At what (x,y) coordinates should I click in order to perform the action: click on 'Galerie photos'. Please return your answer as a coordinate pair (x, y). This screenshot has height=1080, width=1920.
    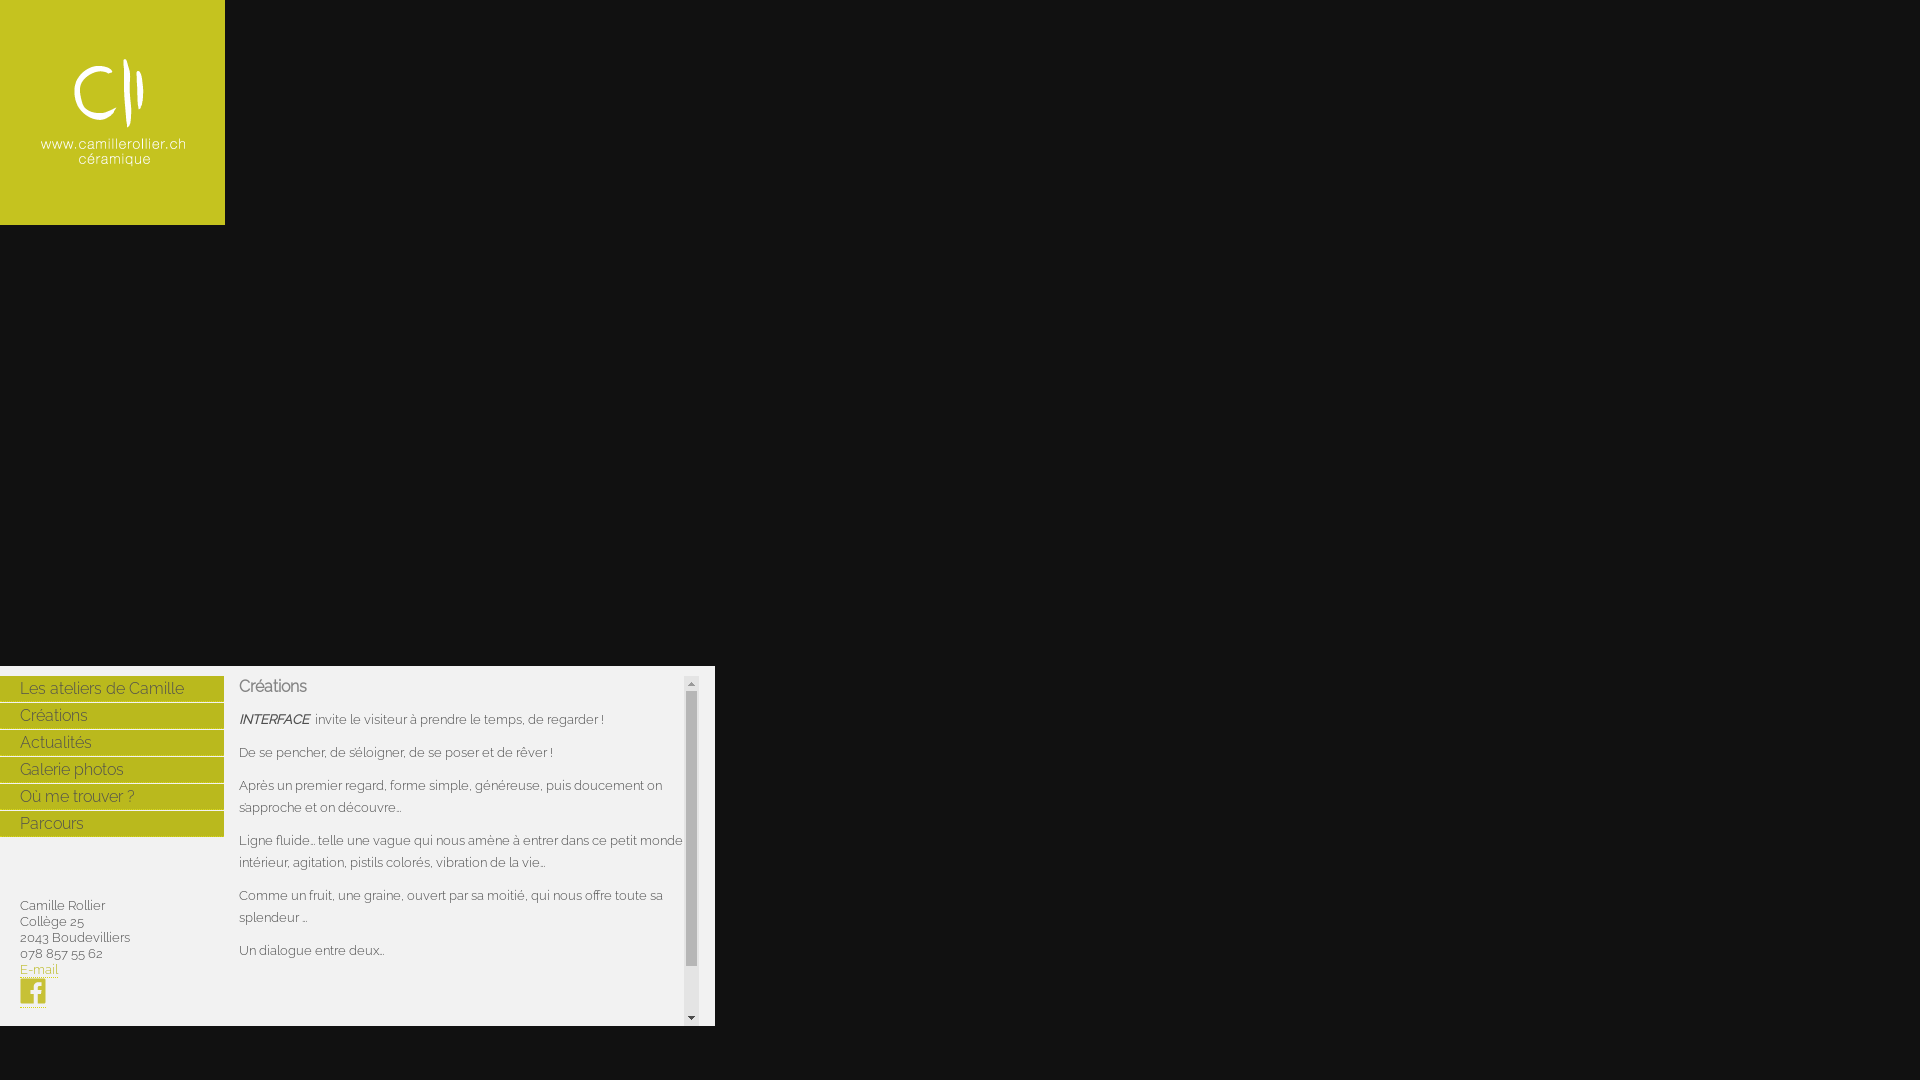
    Looking at the image, I should click on (110, 769).